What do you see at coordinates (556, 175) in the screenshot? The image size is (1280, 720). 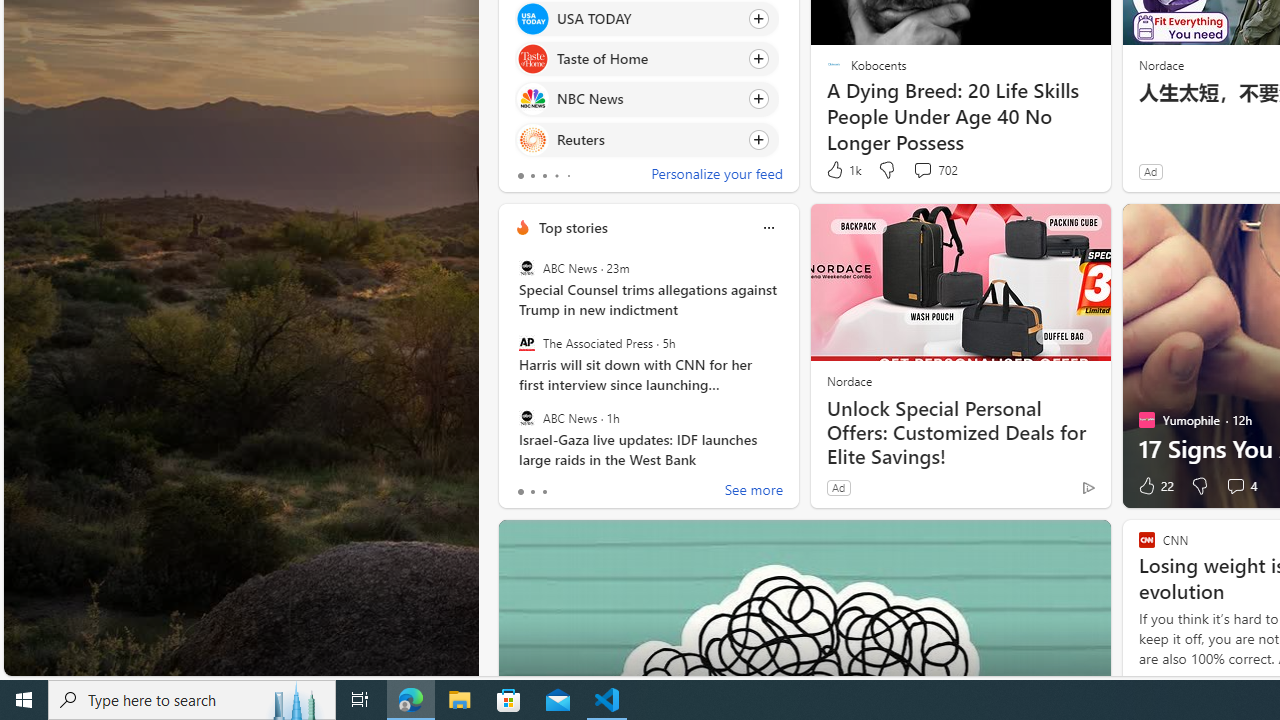 I see `'tab-3'` at bounding box center [556, 175].